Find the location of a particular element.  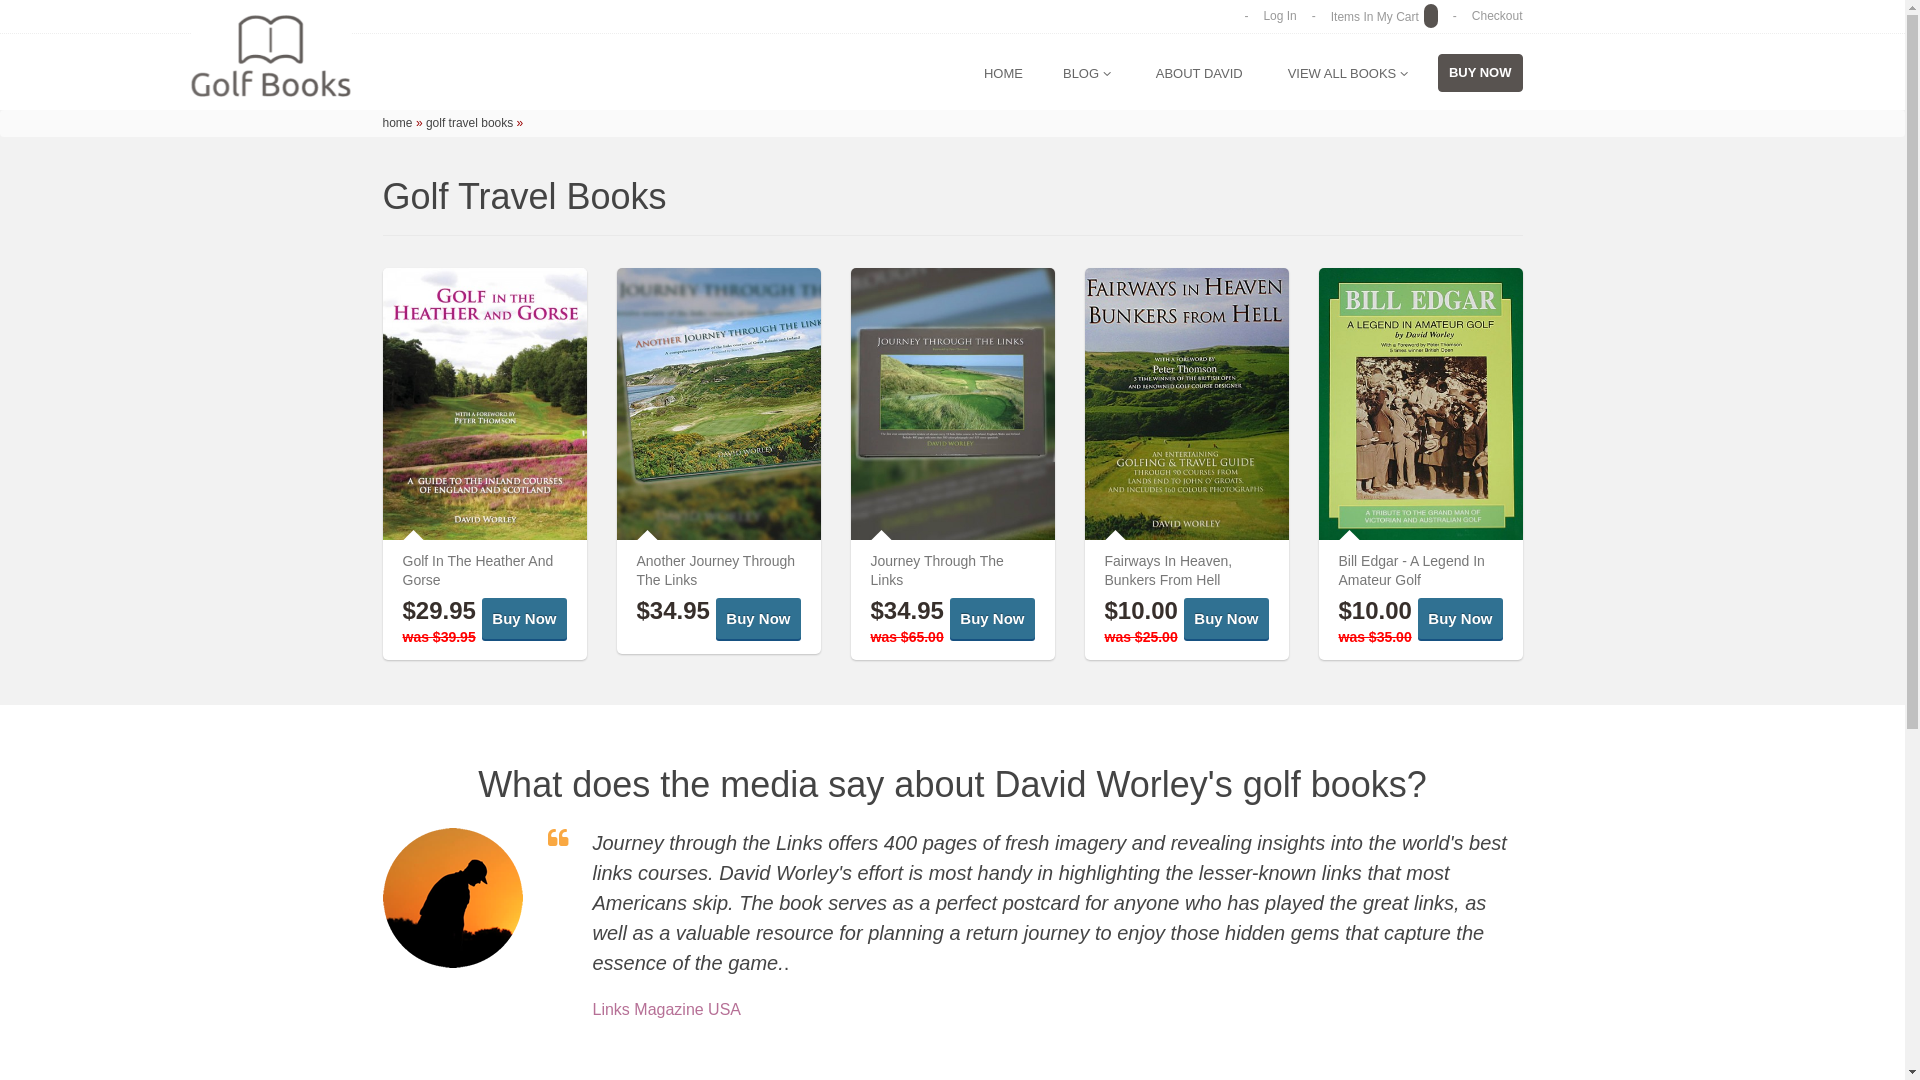

'Fairways In Heaven, Bunkers From Hell' is located at coordinates (1103, 570).